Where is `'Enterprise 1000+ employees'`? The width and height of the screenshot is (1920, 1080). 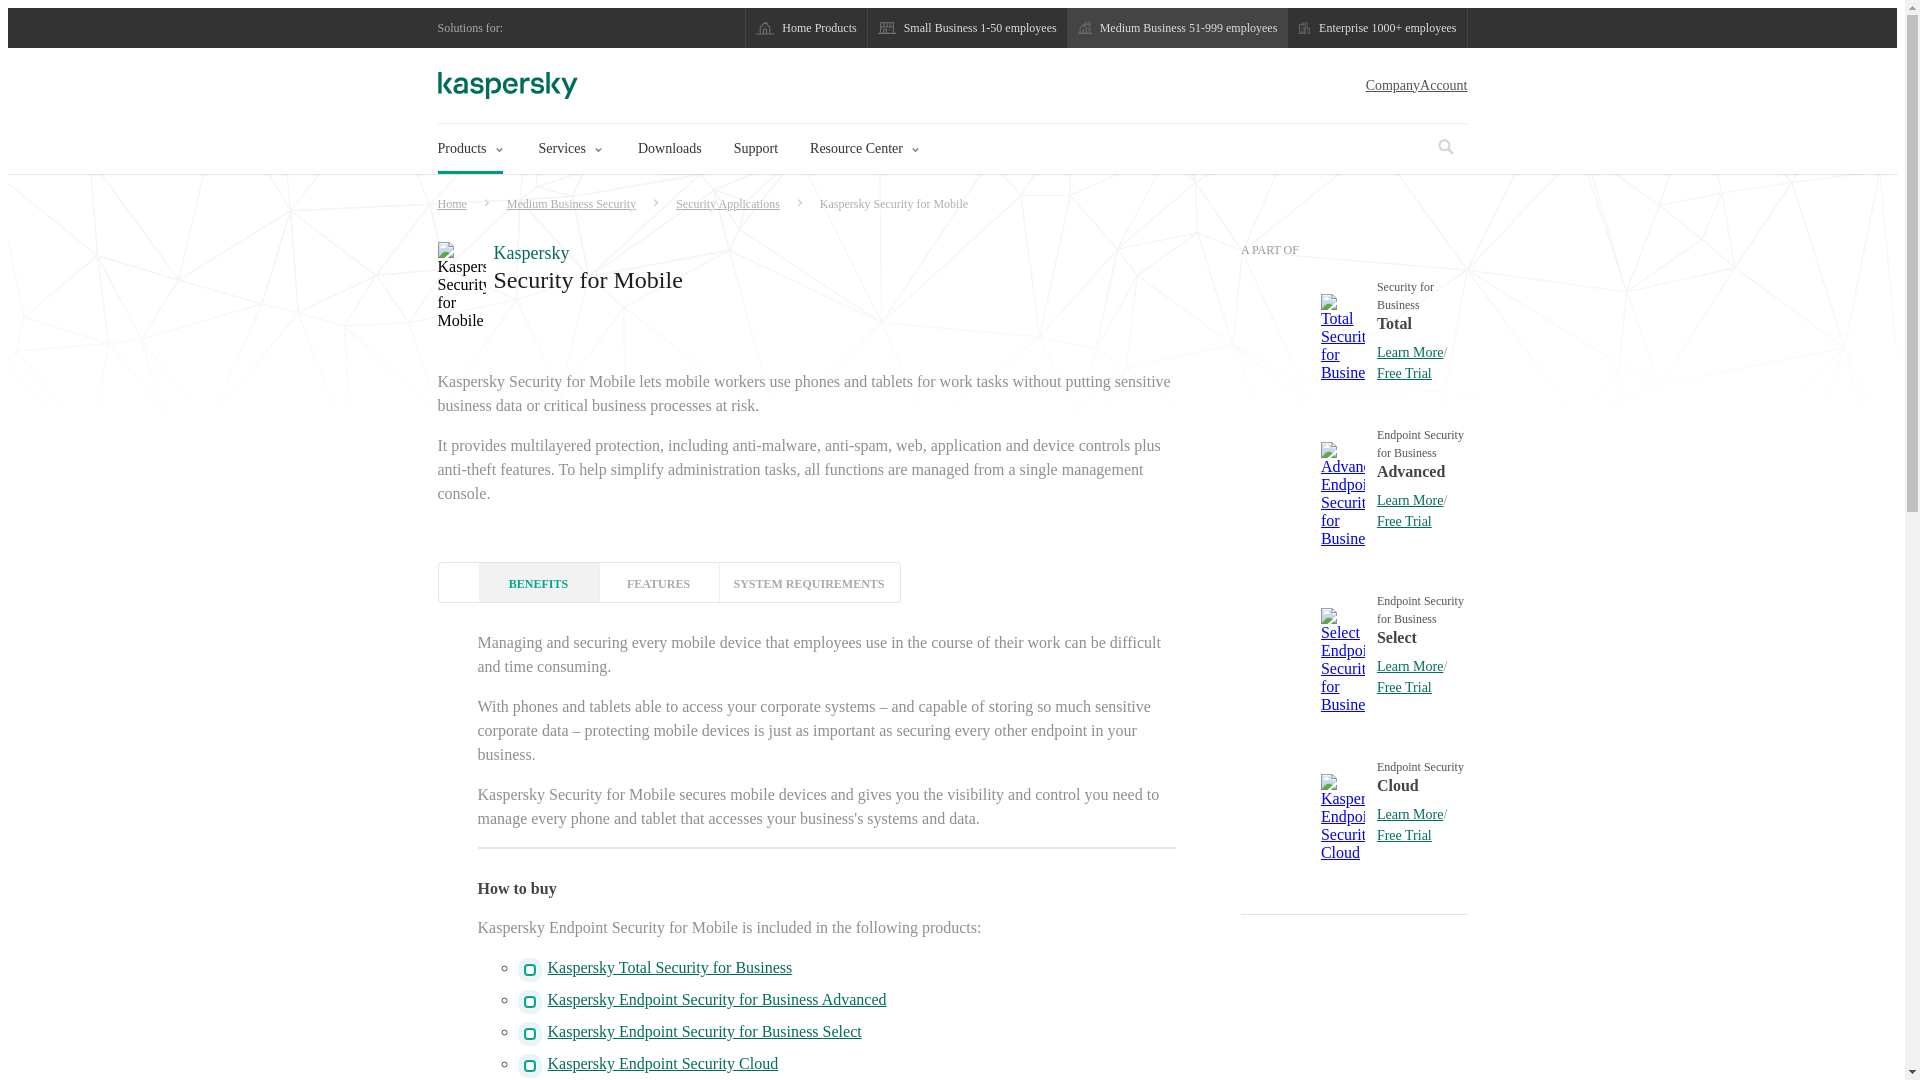 'Enterprise 1000+ employees' is located at coordinates (1376, 27).